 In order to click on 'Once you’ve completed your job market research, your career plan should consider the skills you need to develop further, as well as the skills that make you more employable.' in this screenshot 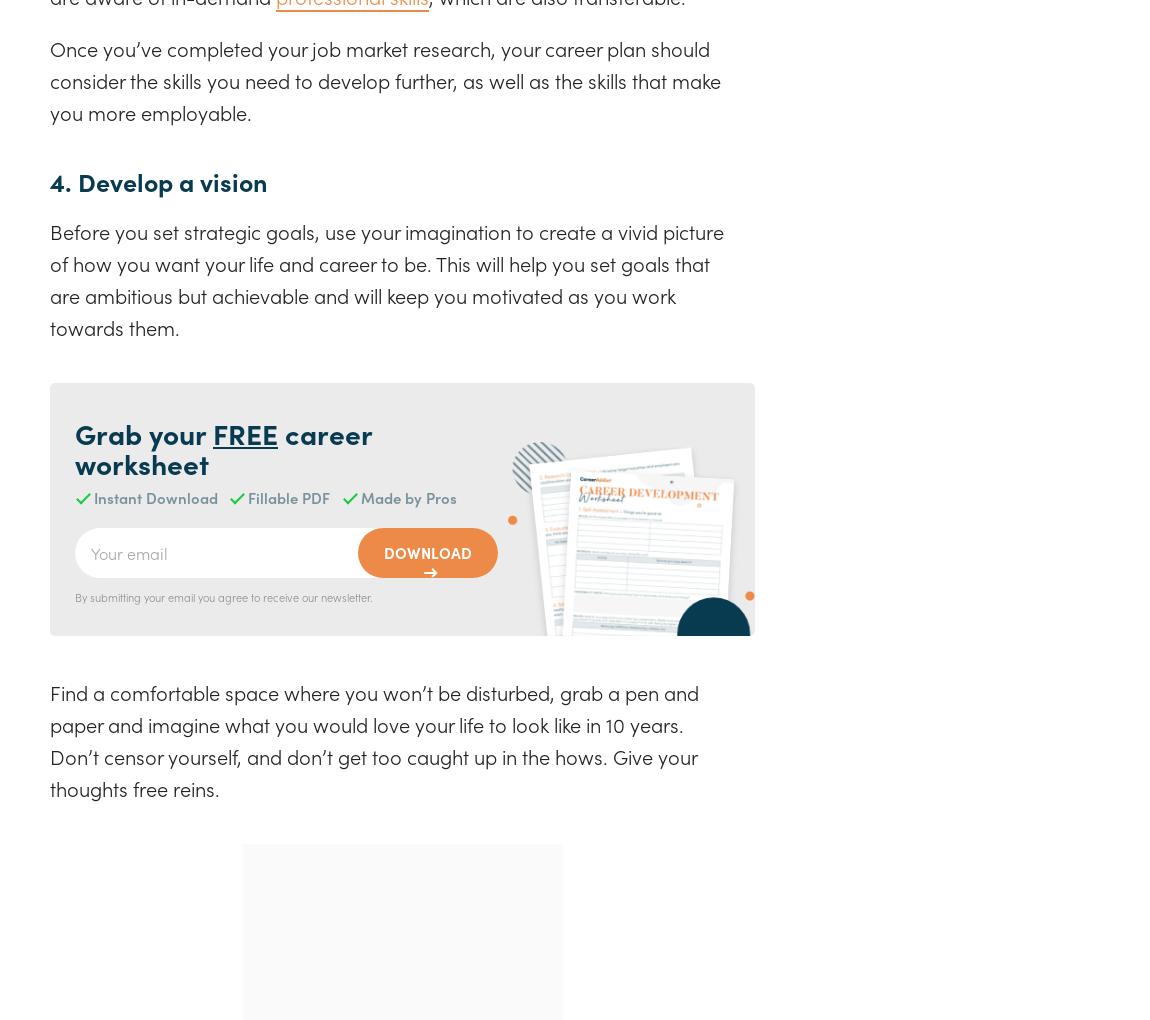, I will do `click(385, 79)`.